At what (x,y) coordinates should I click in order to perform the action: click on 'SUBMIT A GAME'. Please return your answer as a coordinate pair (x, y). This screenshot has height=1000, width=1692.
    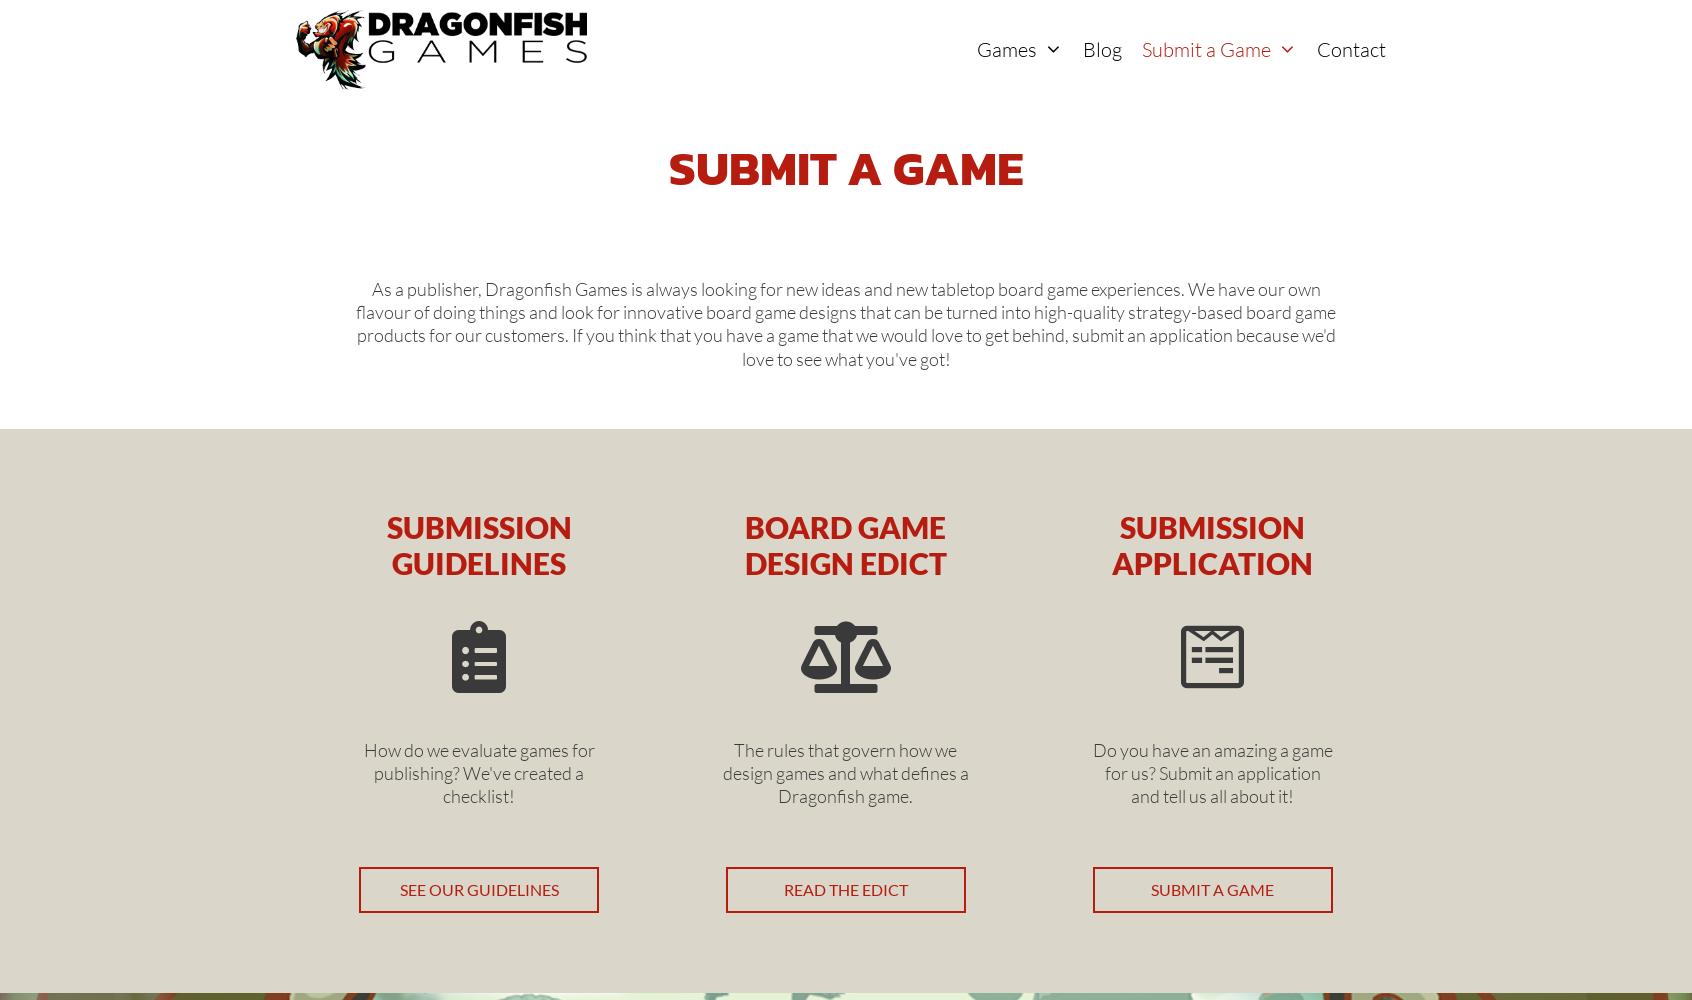
    Looking at the image, I should click on (1150, 888).